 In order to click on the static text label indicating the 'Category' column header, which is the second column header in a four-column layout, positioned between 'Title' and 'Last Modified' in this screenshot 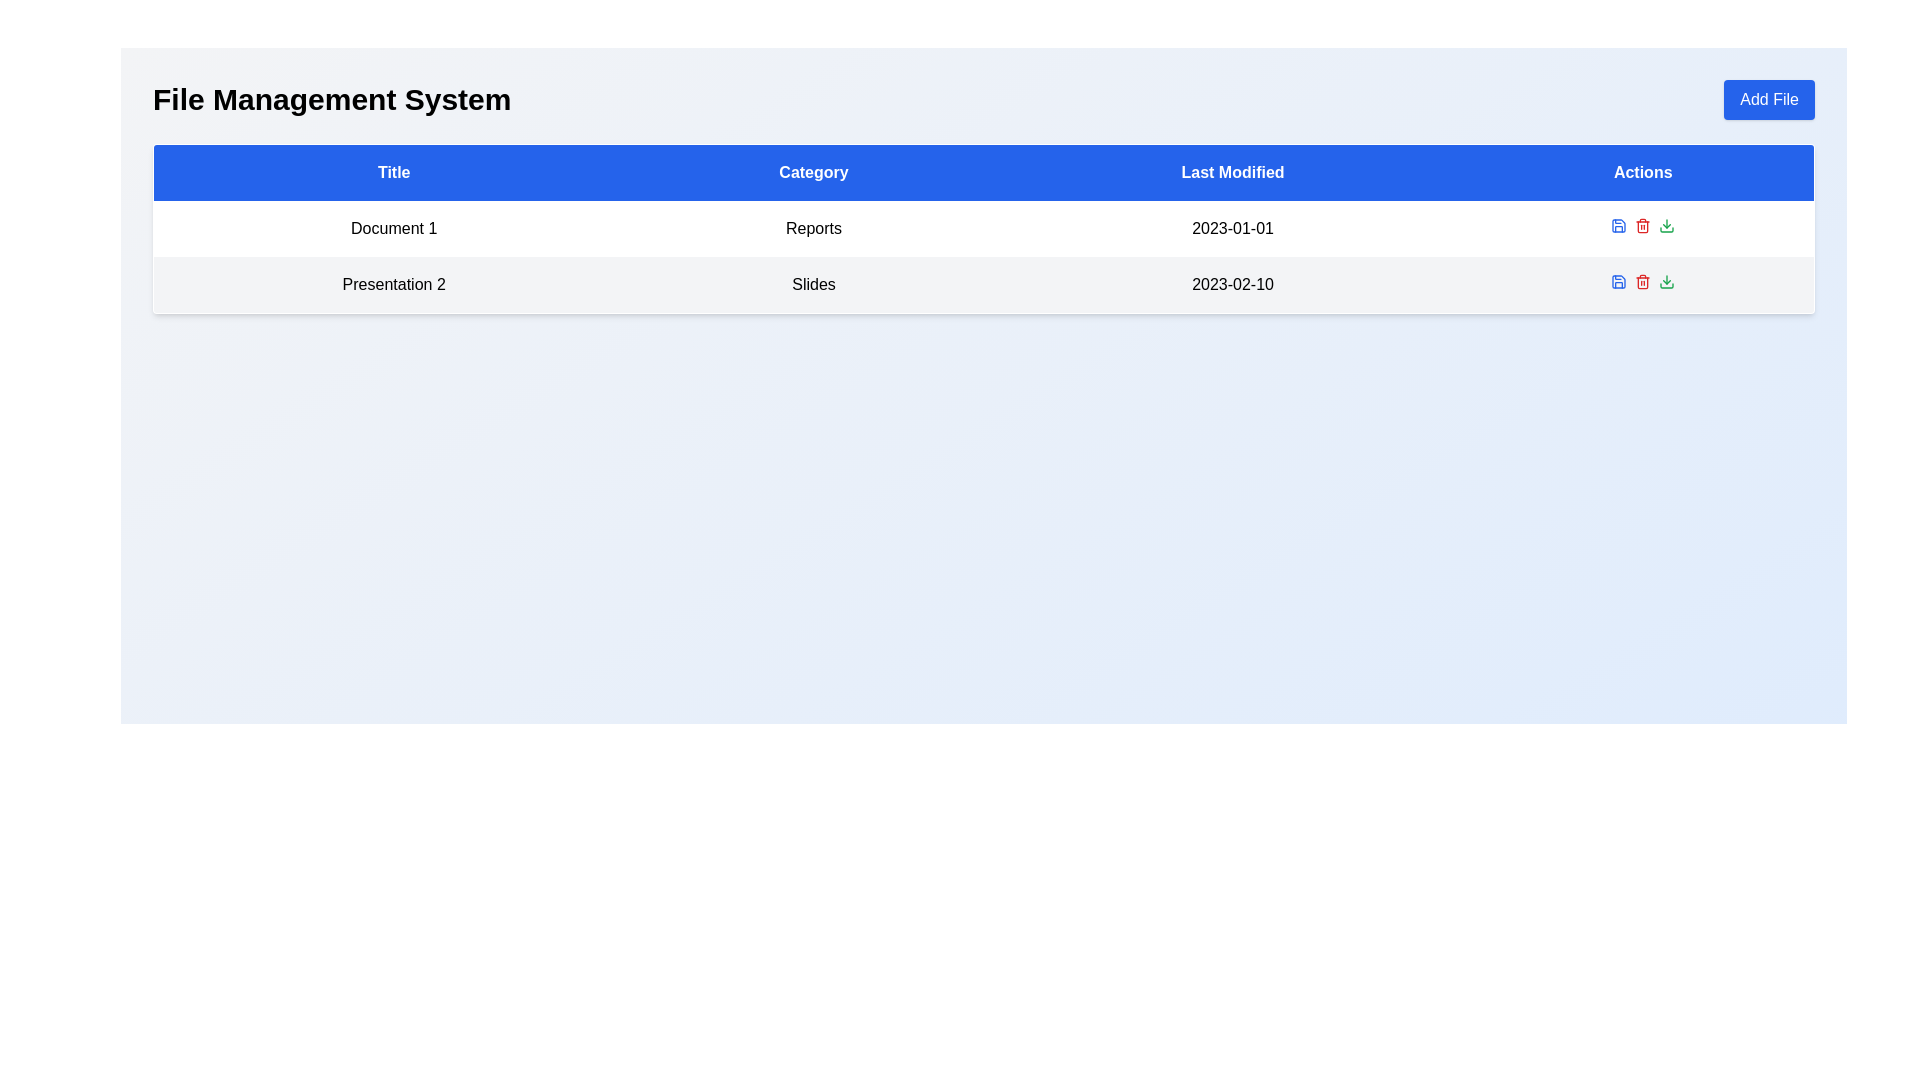, I will do `click(814, 171)`.